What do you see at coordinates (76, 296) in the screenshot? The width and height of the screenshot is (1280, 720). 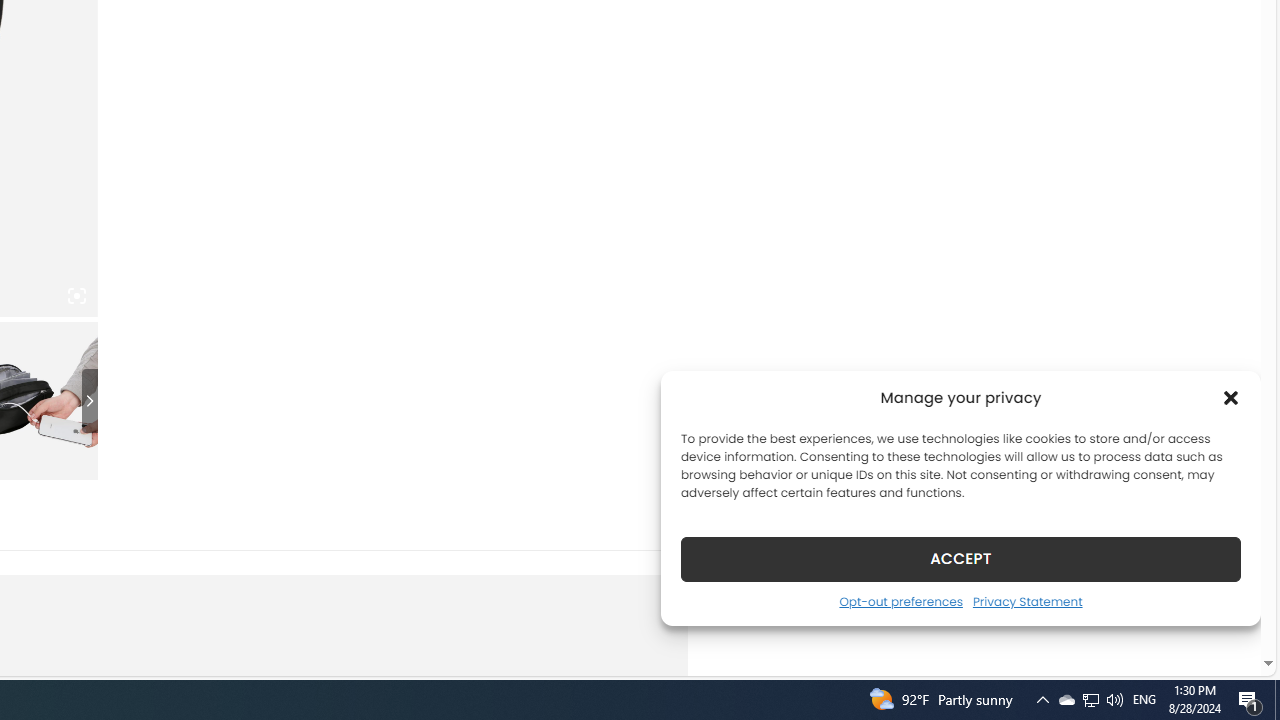 I see `'Class: iconic-woothumbs-fullscreen'` at bounding box center [76, 296].